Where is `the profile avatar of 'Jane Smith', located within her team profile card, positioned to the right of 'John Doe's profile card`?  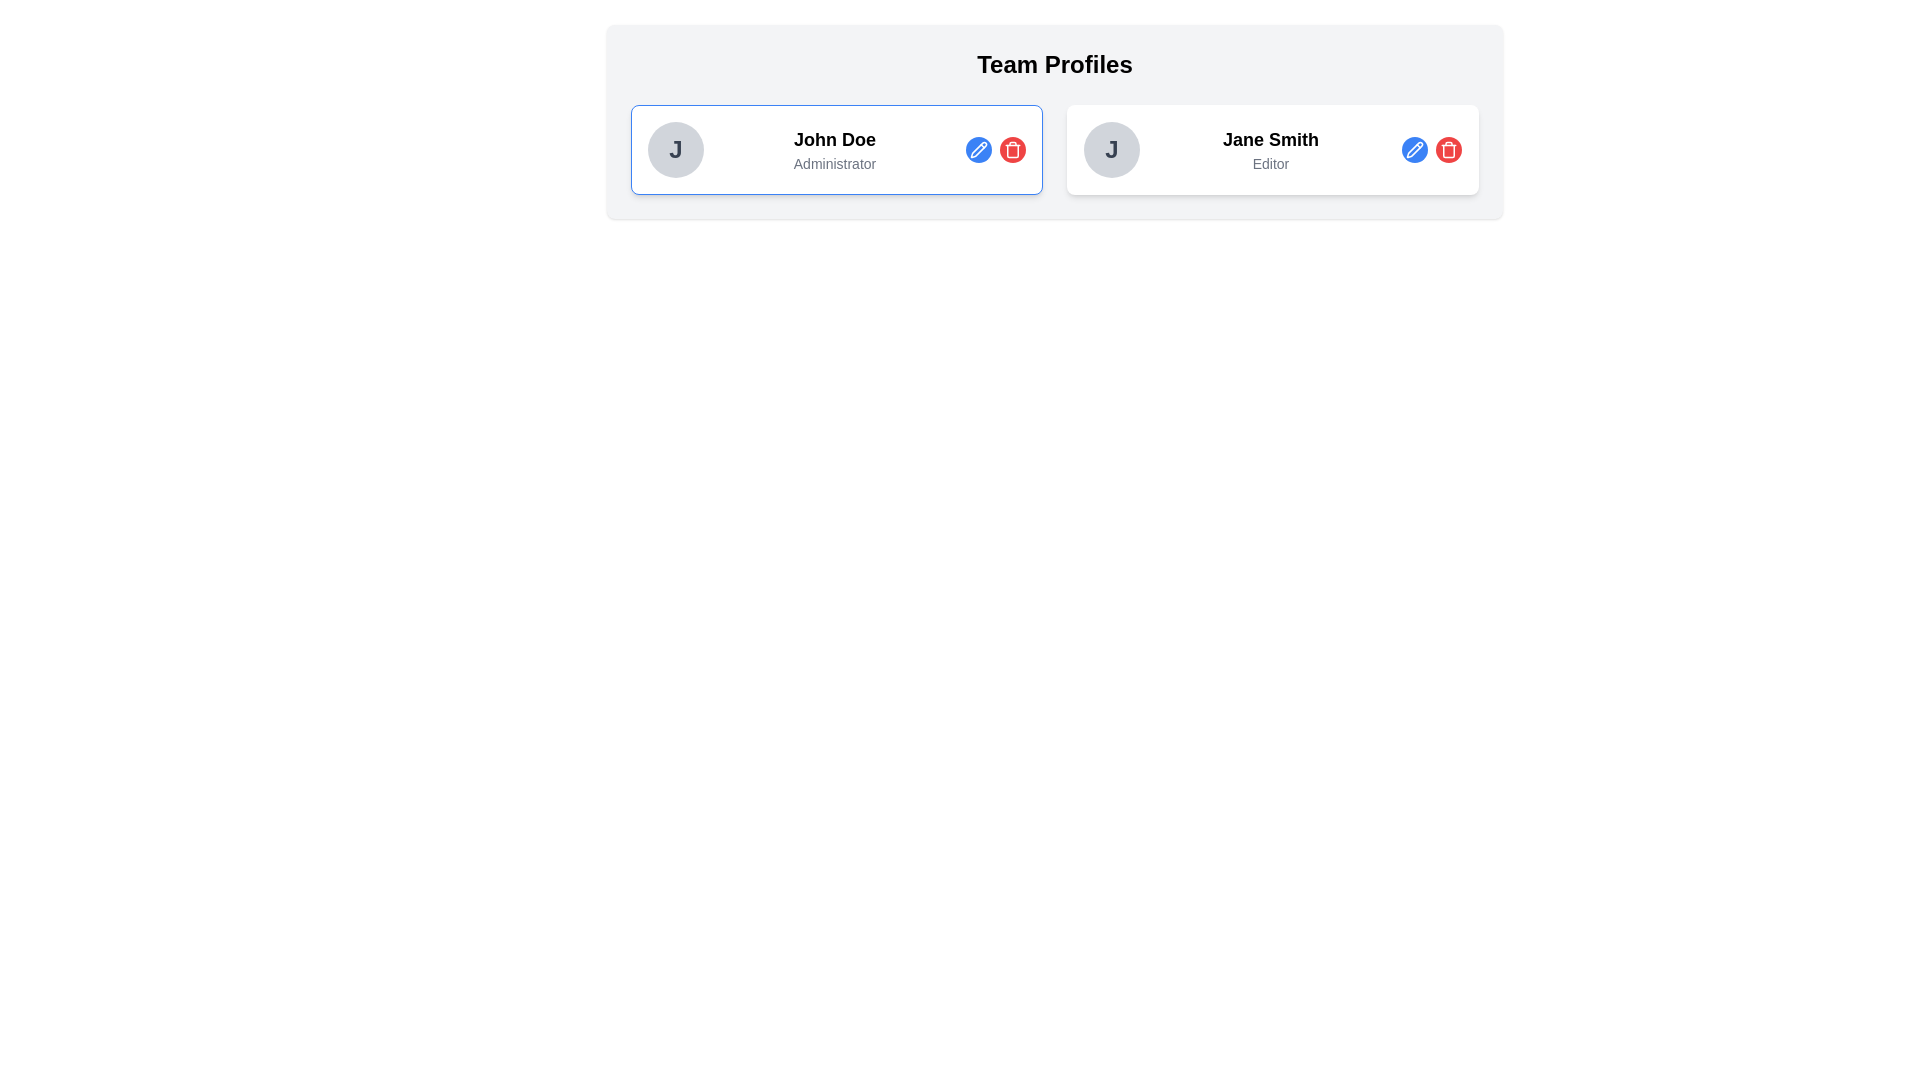
the profile avatar of 'Jane Smith', located within her team profile card, positioned to the right of 'John Doe's profile card is located at coordinates (1111, 149).